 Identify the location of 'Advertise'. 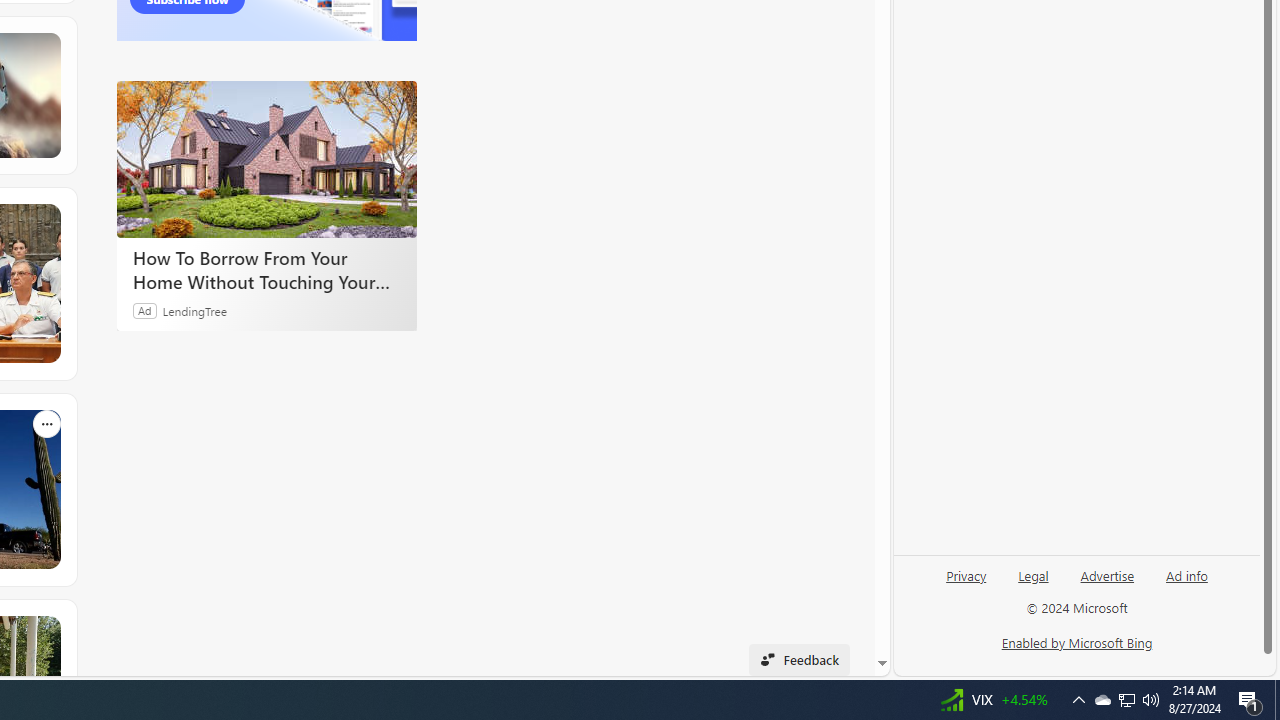
(1106, 583).